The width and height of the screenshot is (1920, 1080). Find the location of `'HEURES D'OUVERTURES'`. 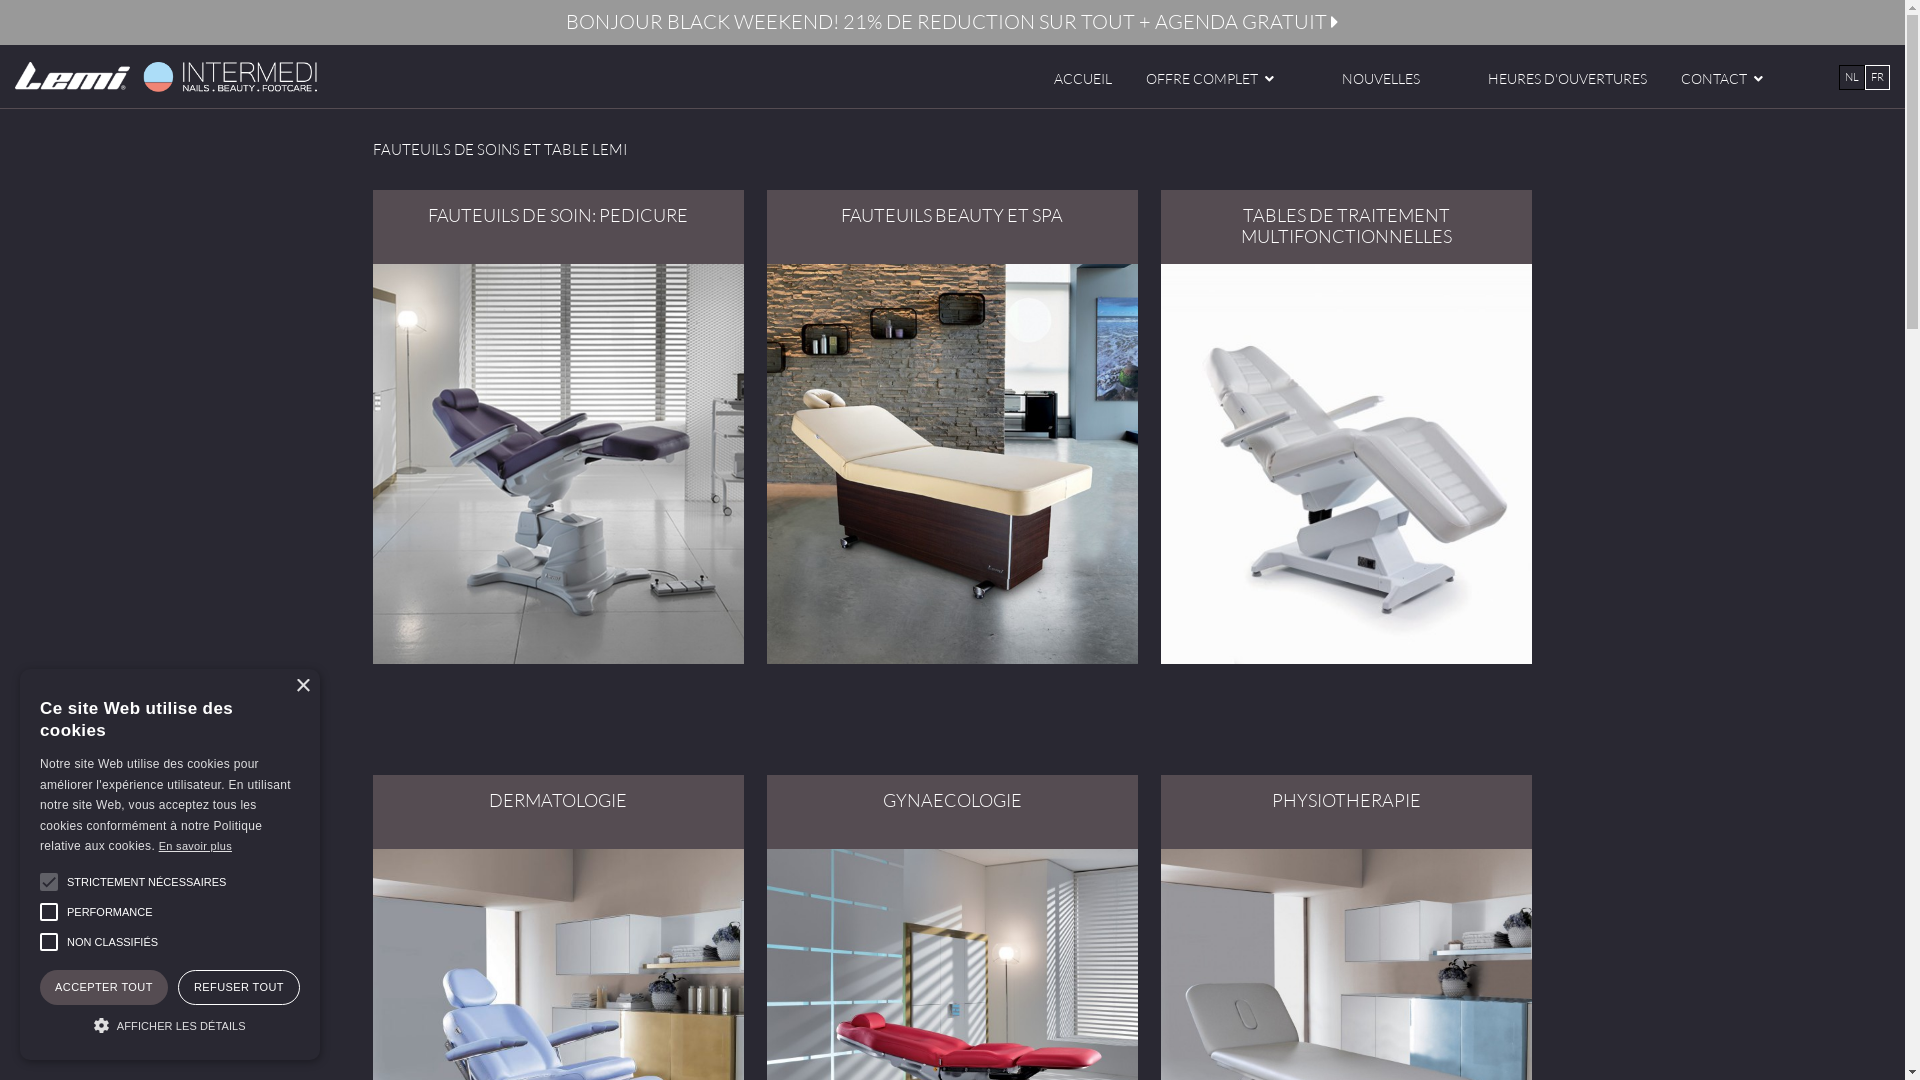

'HEURES D'OUVERTURES' is located at coordinates (1566, 77).